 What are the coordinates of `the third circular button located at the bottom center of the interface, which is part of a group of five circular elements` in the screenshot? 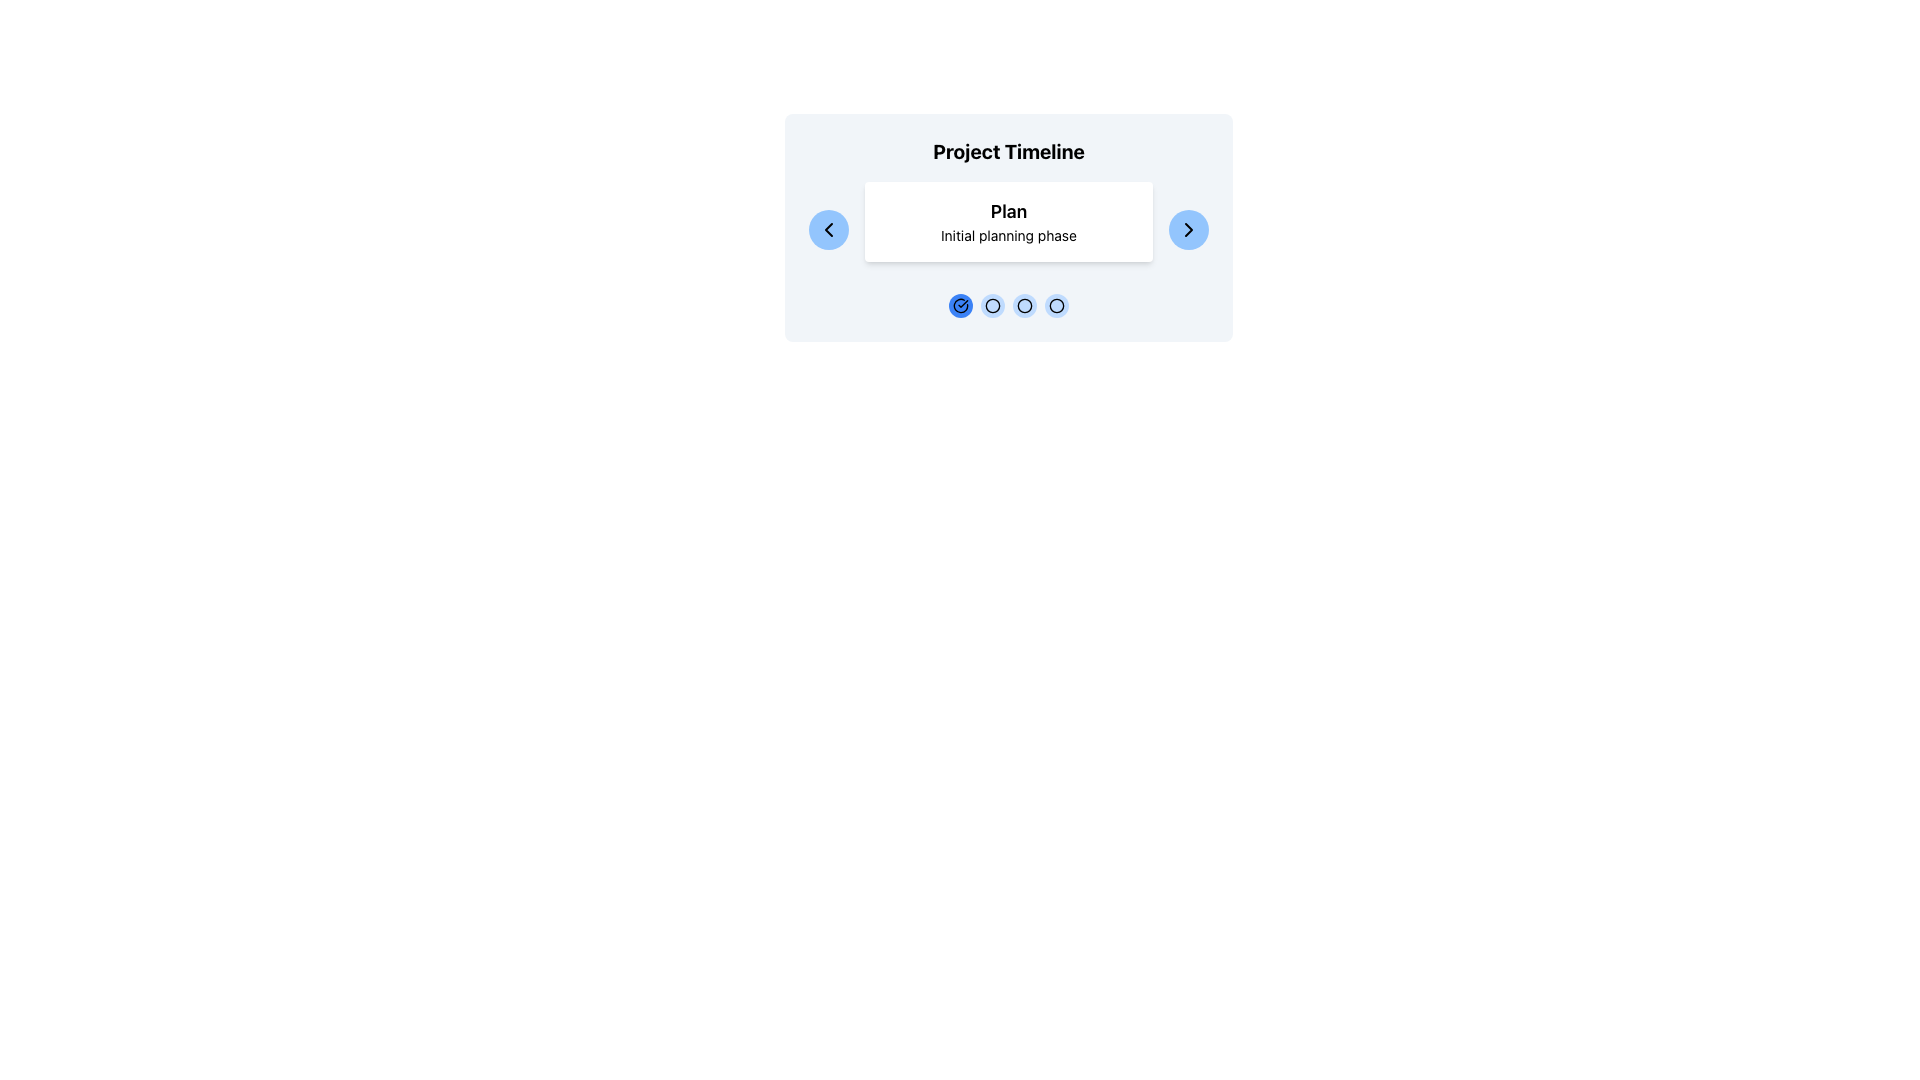 It's located at (1025, 305).